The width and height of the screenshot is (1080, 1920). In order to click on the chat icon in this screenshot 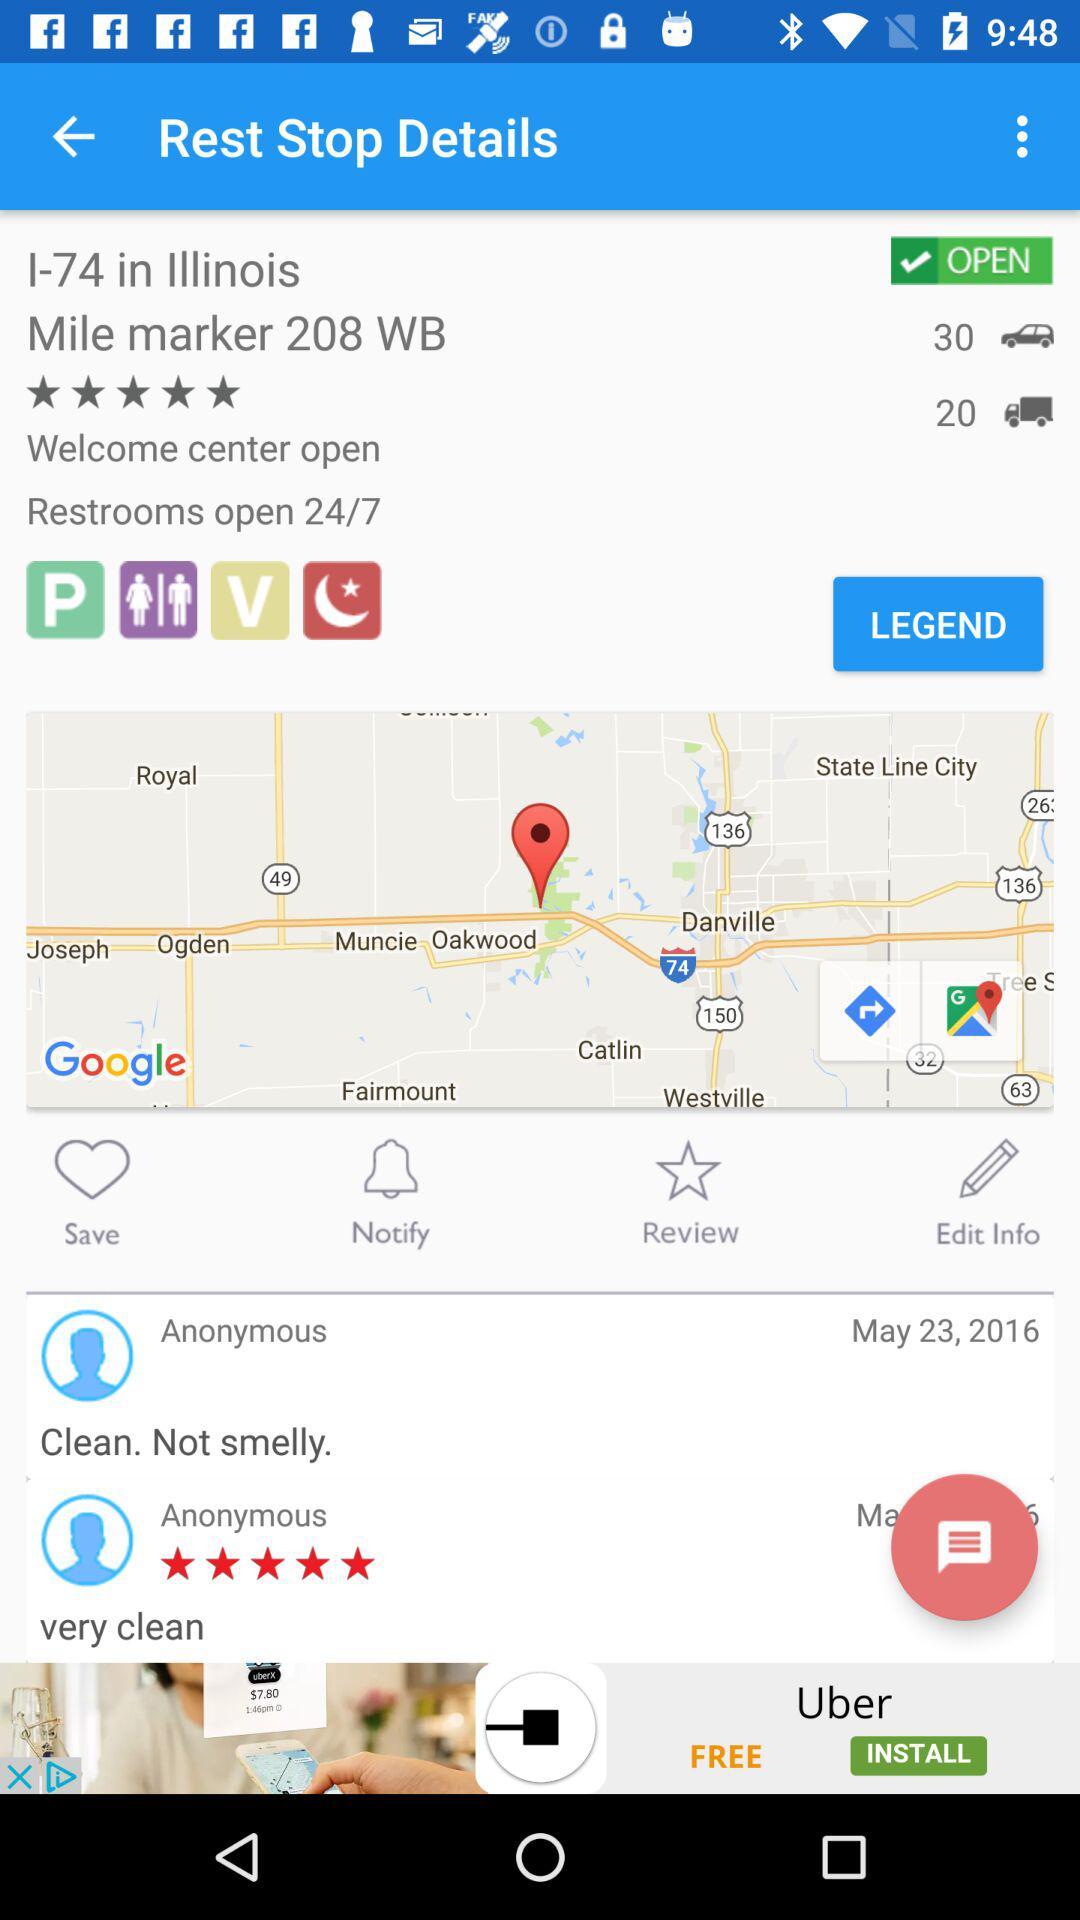, I will do `click(963, 1546)`.